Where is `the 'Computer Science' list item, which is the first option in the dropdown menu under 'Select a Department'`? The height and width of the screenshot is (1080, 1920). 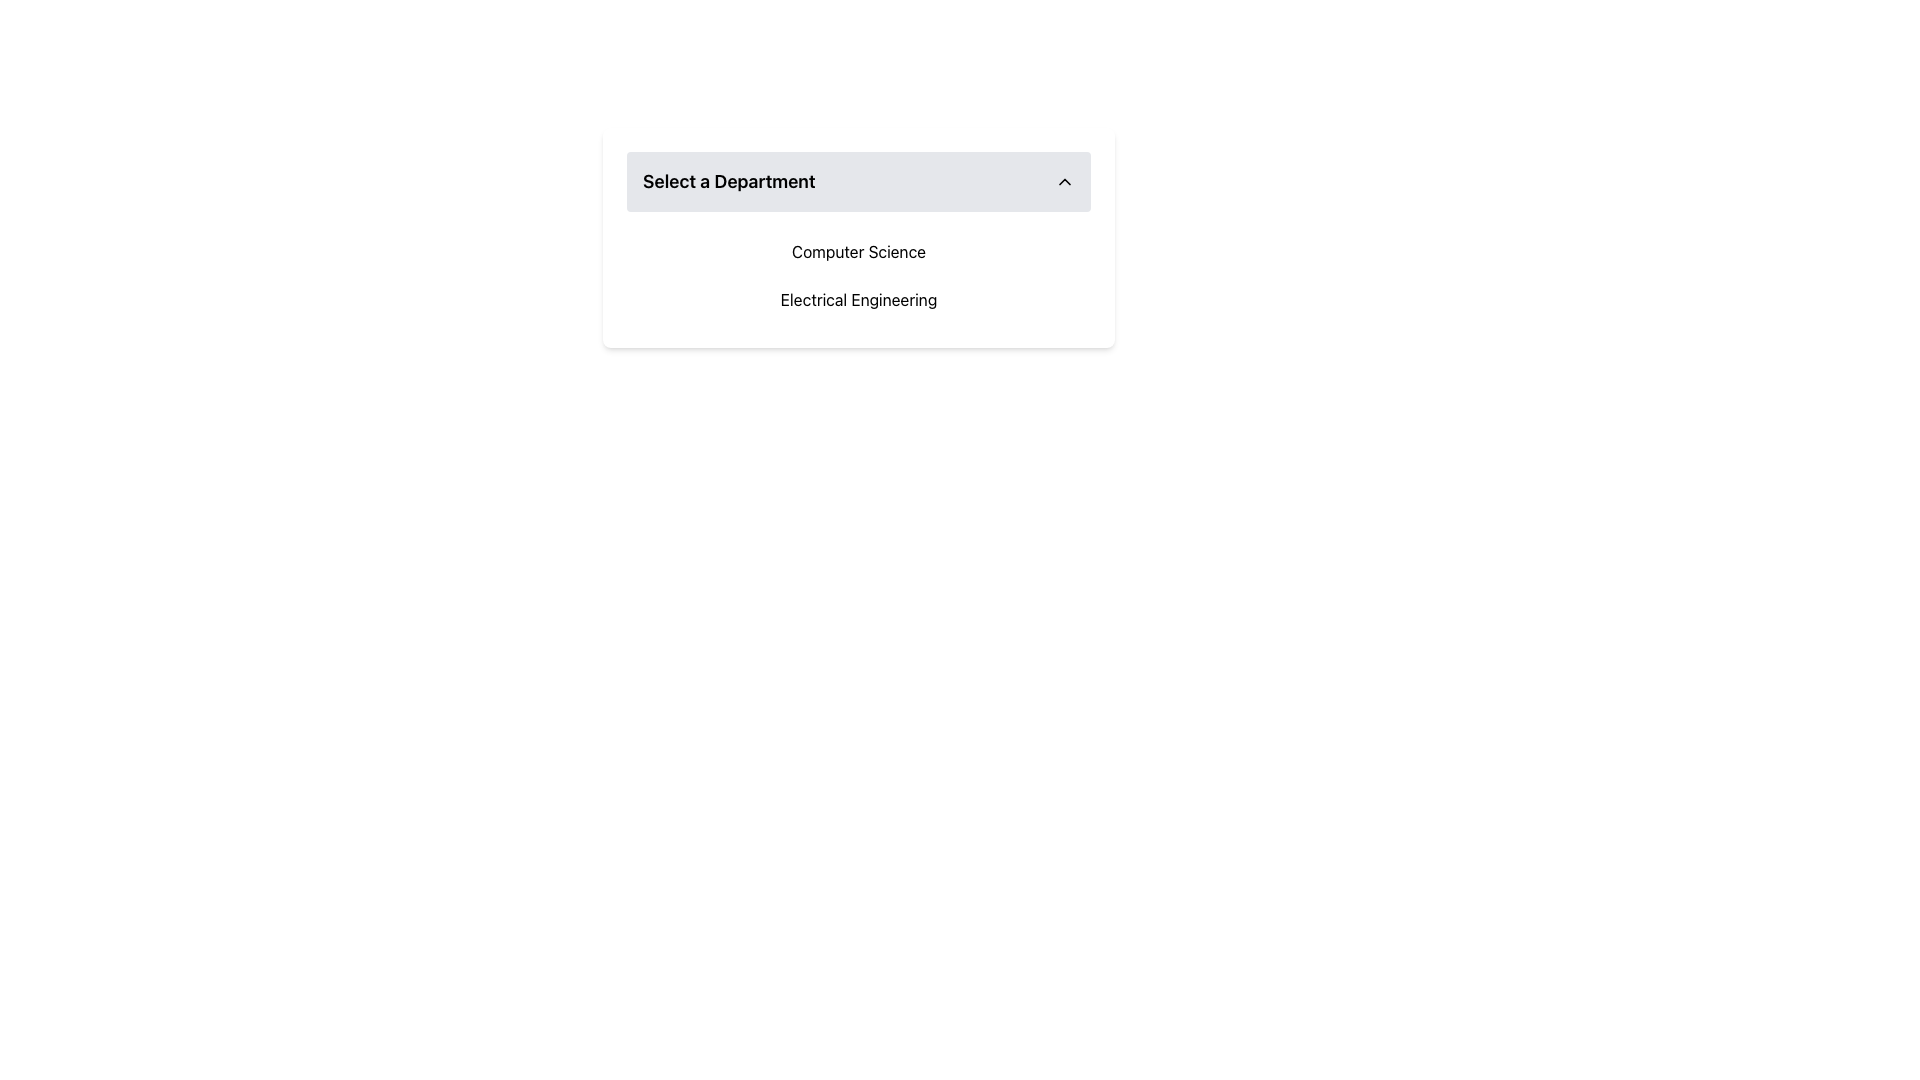 the 'Computer Science' list item, which is the first option in the dropdown menu under 'Select a Department' is located at coordinates (859, 250).